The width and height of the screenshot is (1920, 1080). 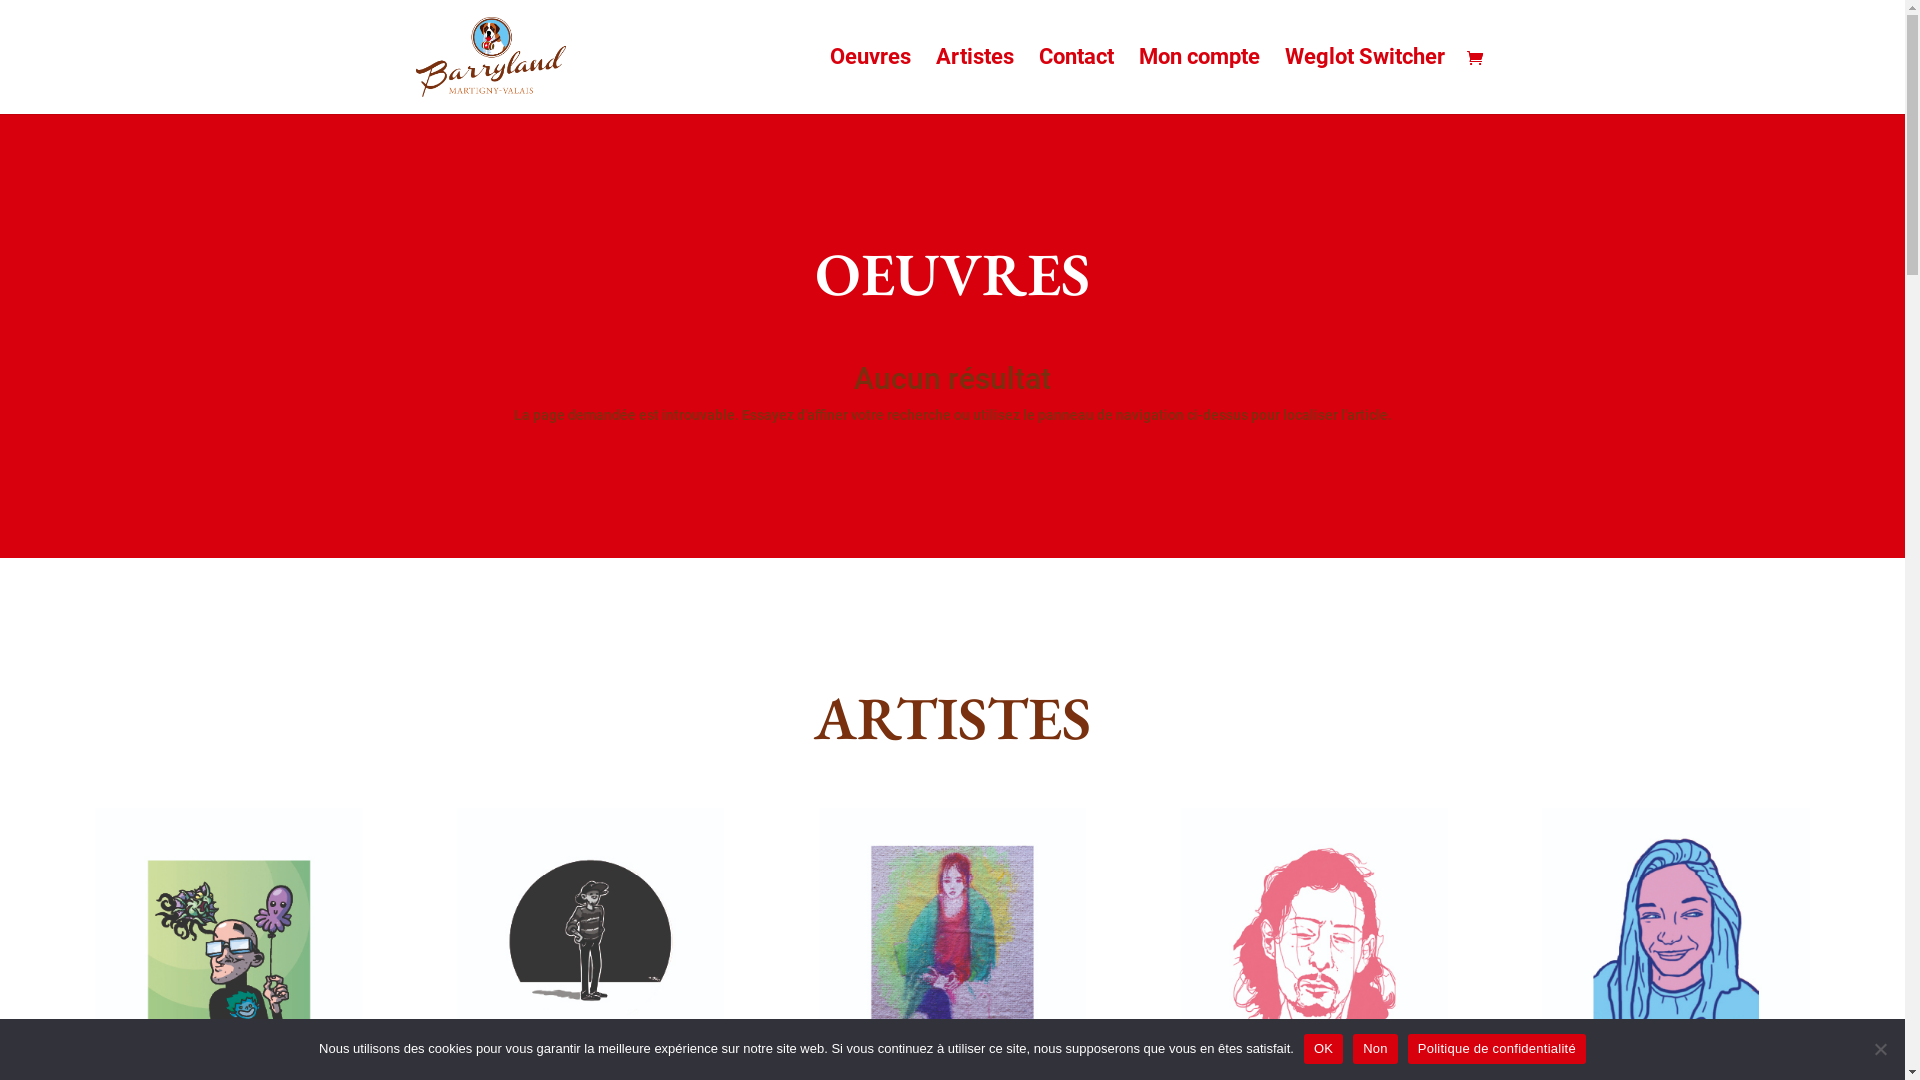 What do you see at coordinates (1879, 1048) in the screenshot?
I see `'Non'` at bounding box center [1879, 1048].